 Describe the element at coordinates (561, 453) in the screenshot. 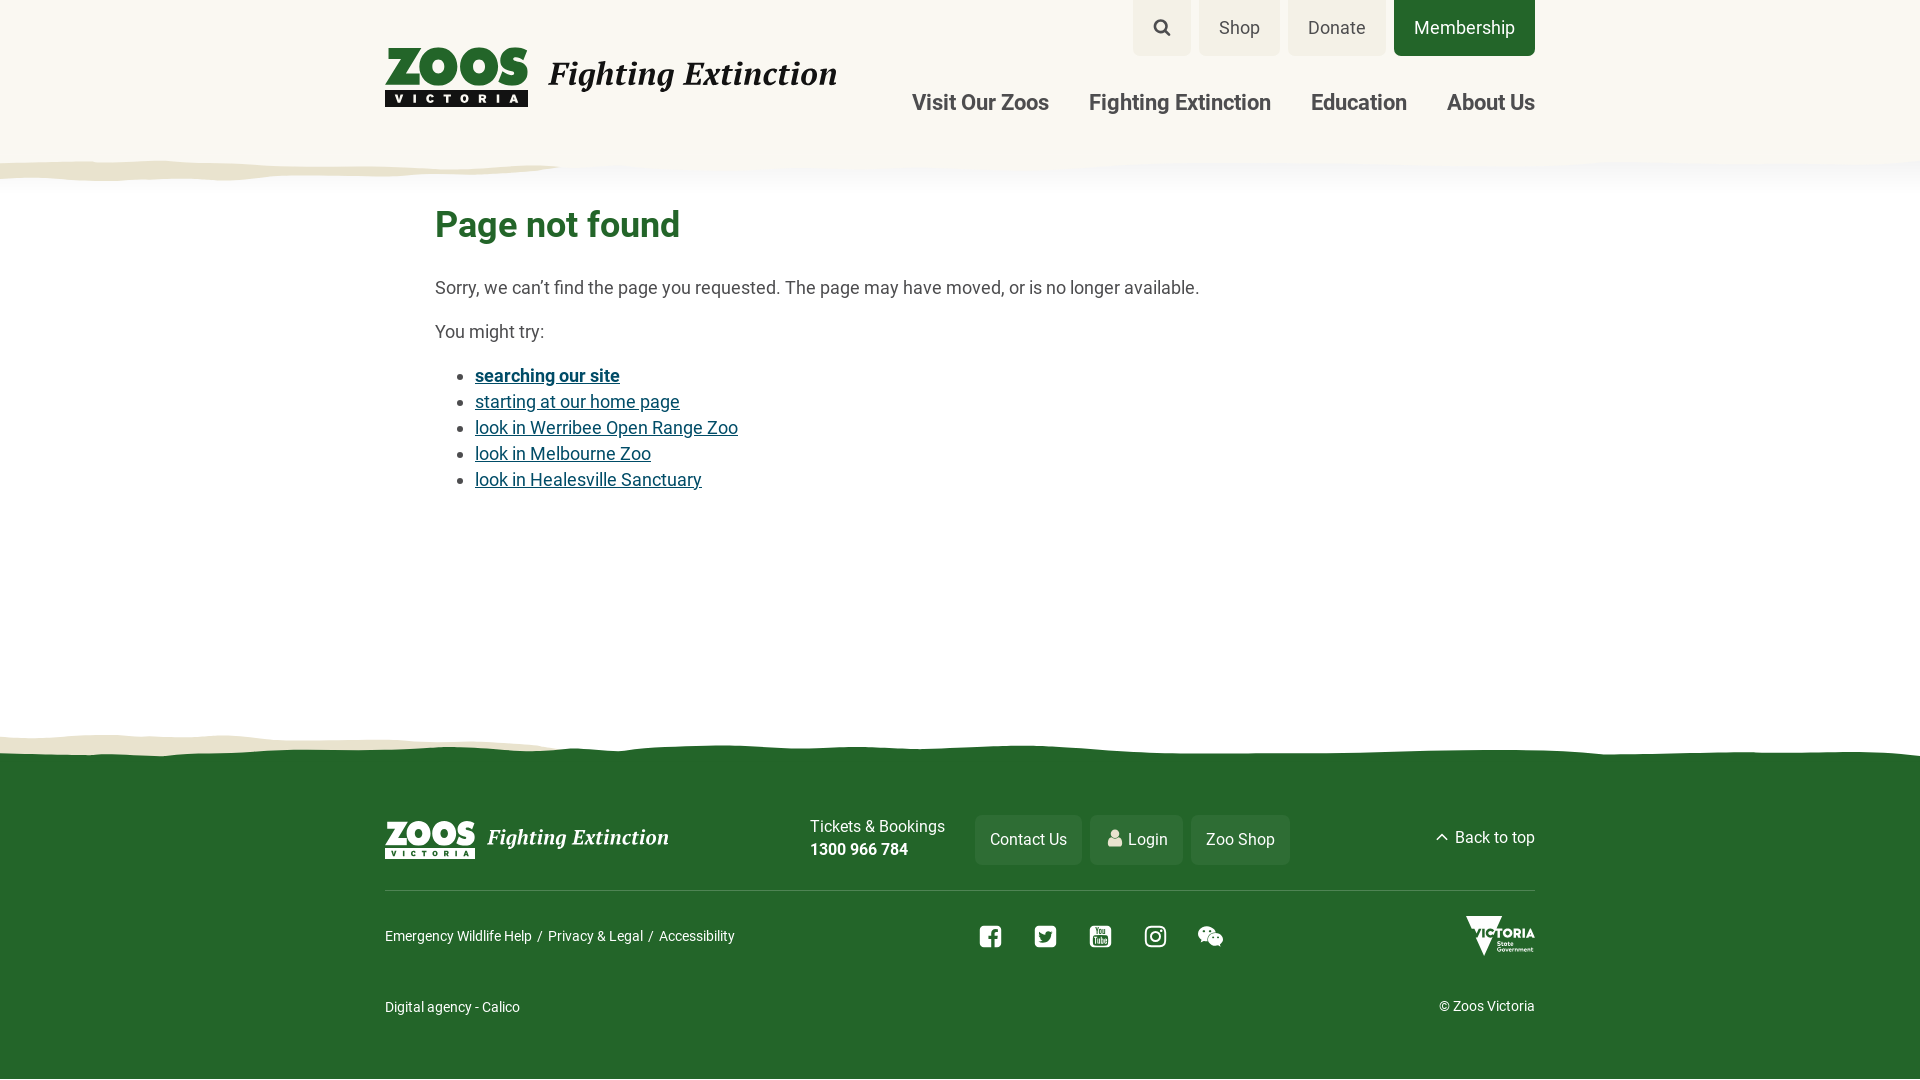

I see `'look in Melbourne Zoo'` at that location.